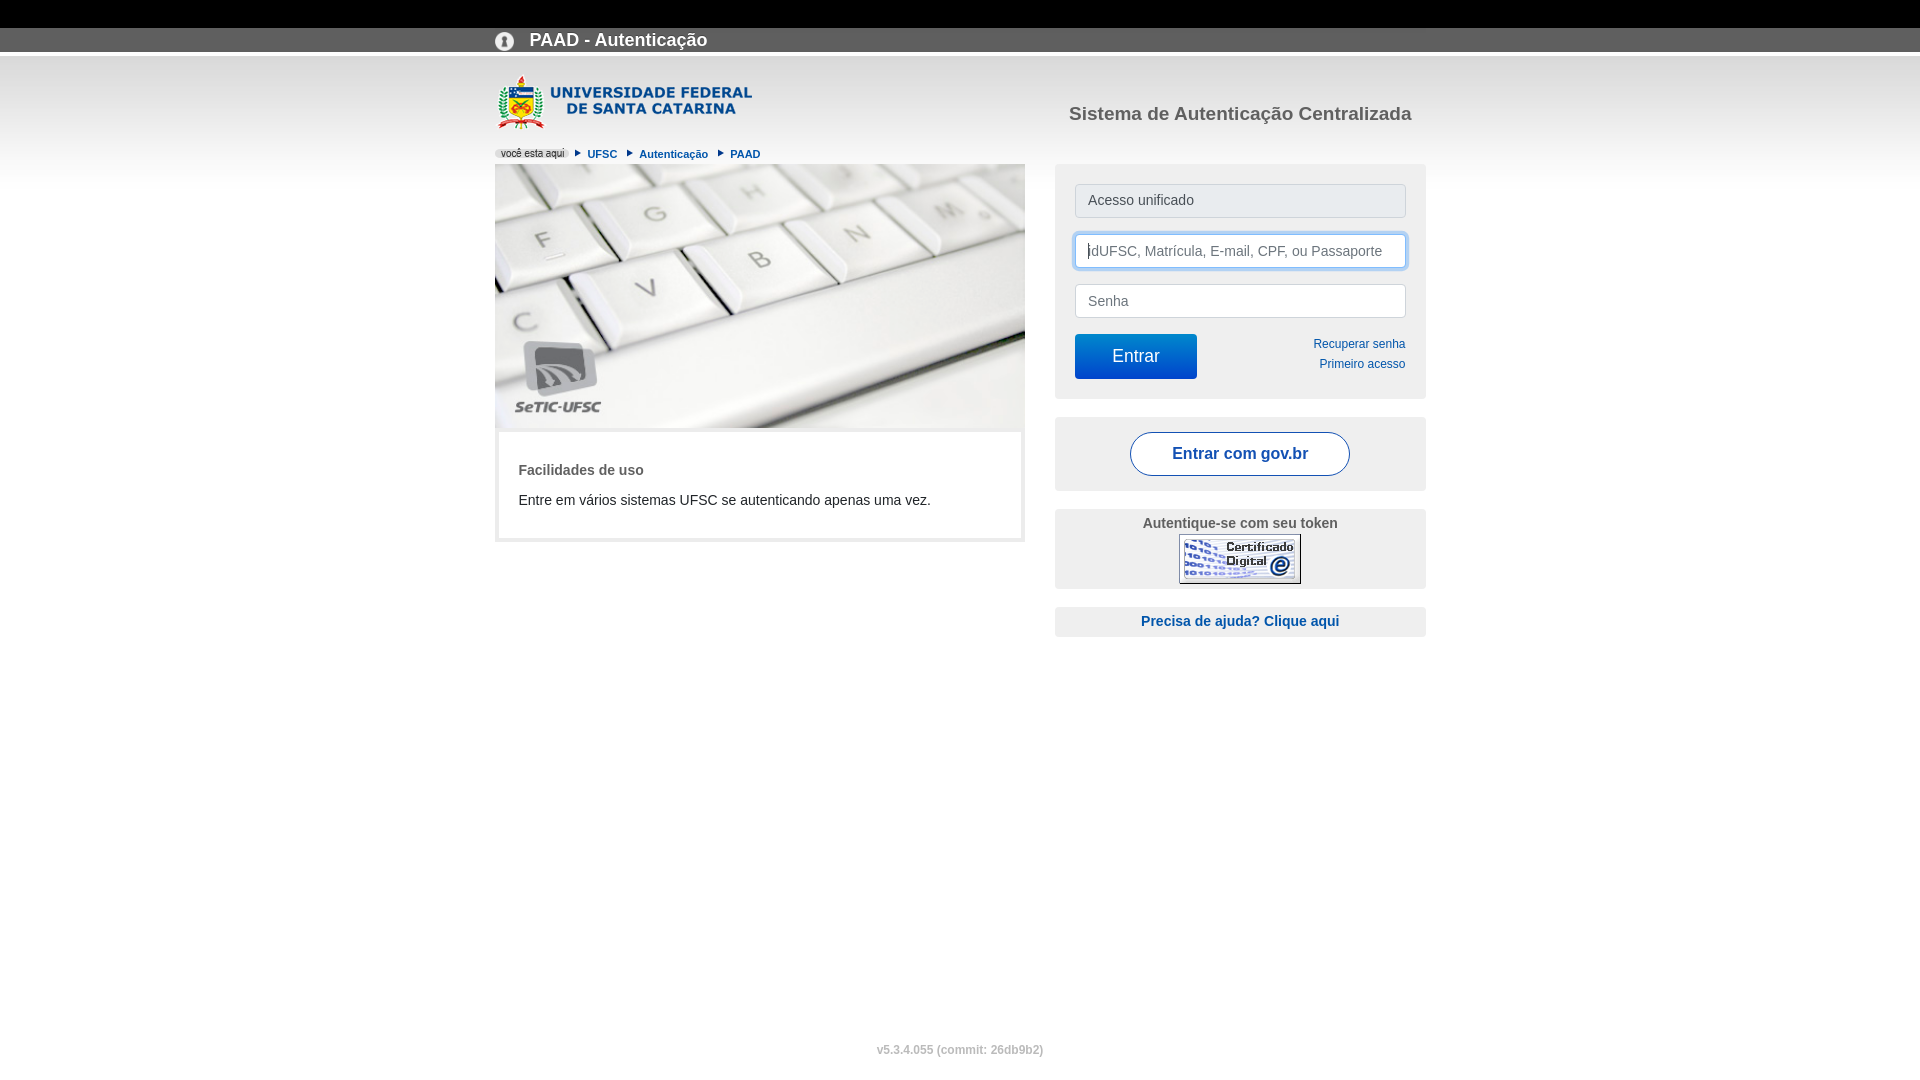 The width and height of the screenshot is (1920, 1080). I want to click on 'Primeiro acesso', so click(1361, 363).